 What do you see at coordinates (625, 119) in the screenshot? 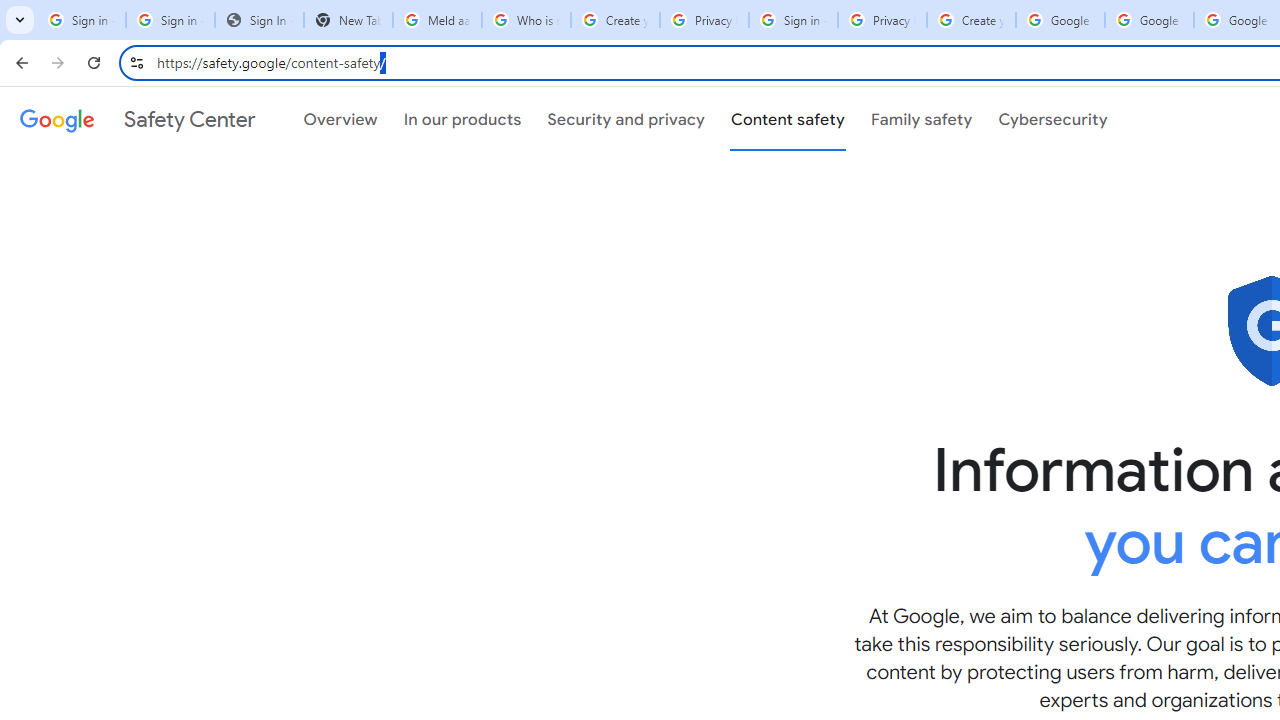
I see `'Security and privacy'` at bounding box center [625, 119].